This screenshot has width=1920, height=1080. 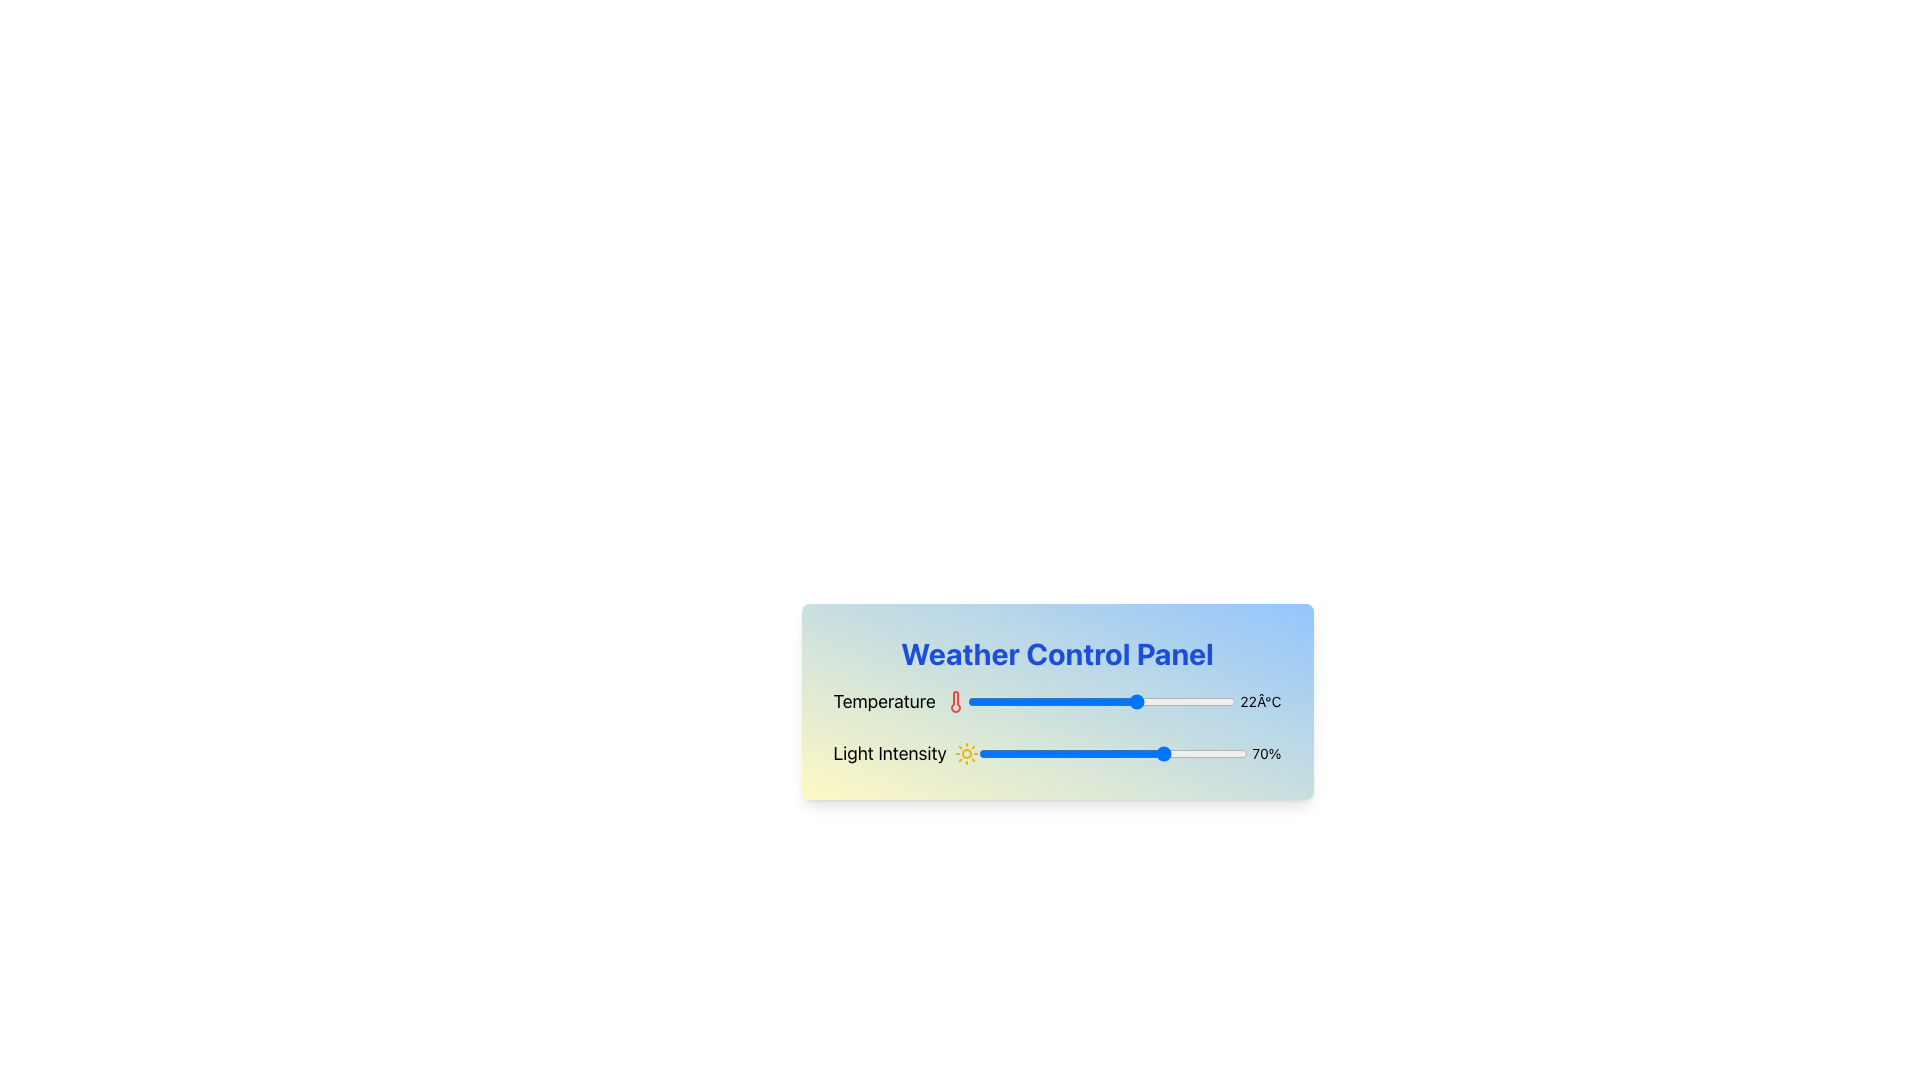 What do you see at coordinates (1010, 701) in the screenshot?
I see `the temperature slider` at bounding box center [1010, 701].